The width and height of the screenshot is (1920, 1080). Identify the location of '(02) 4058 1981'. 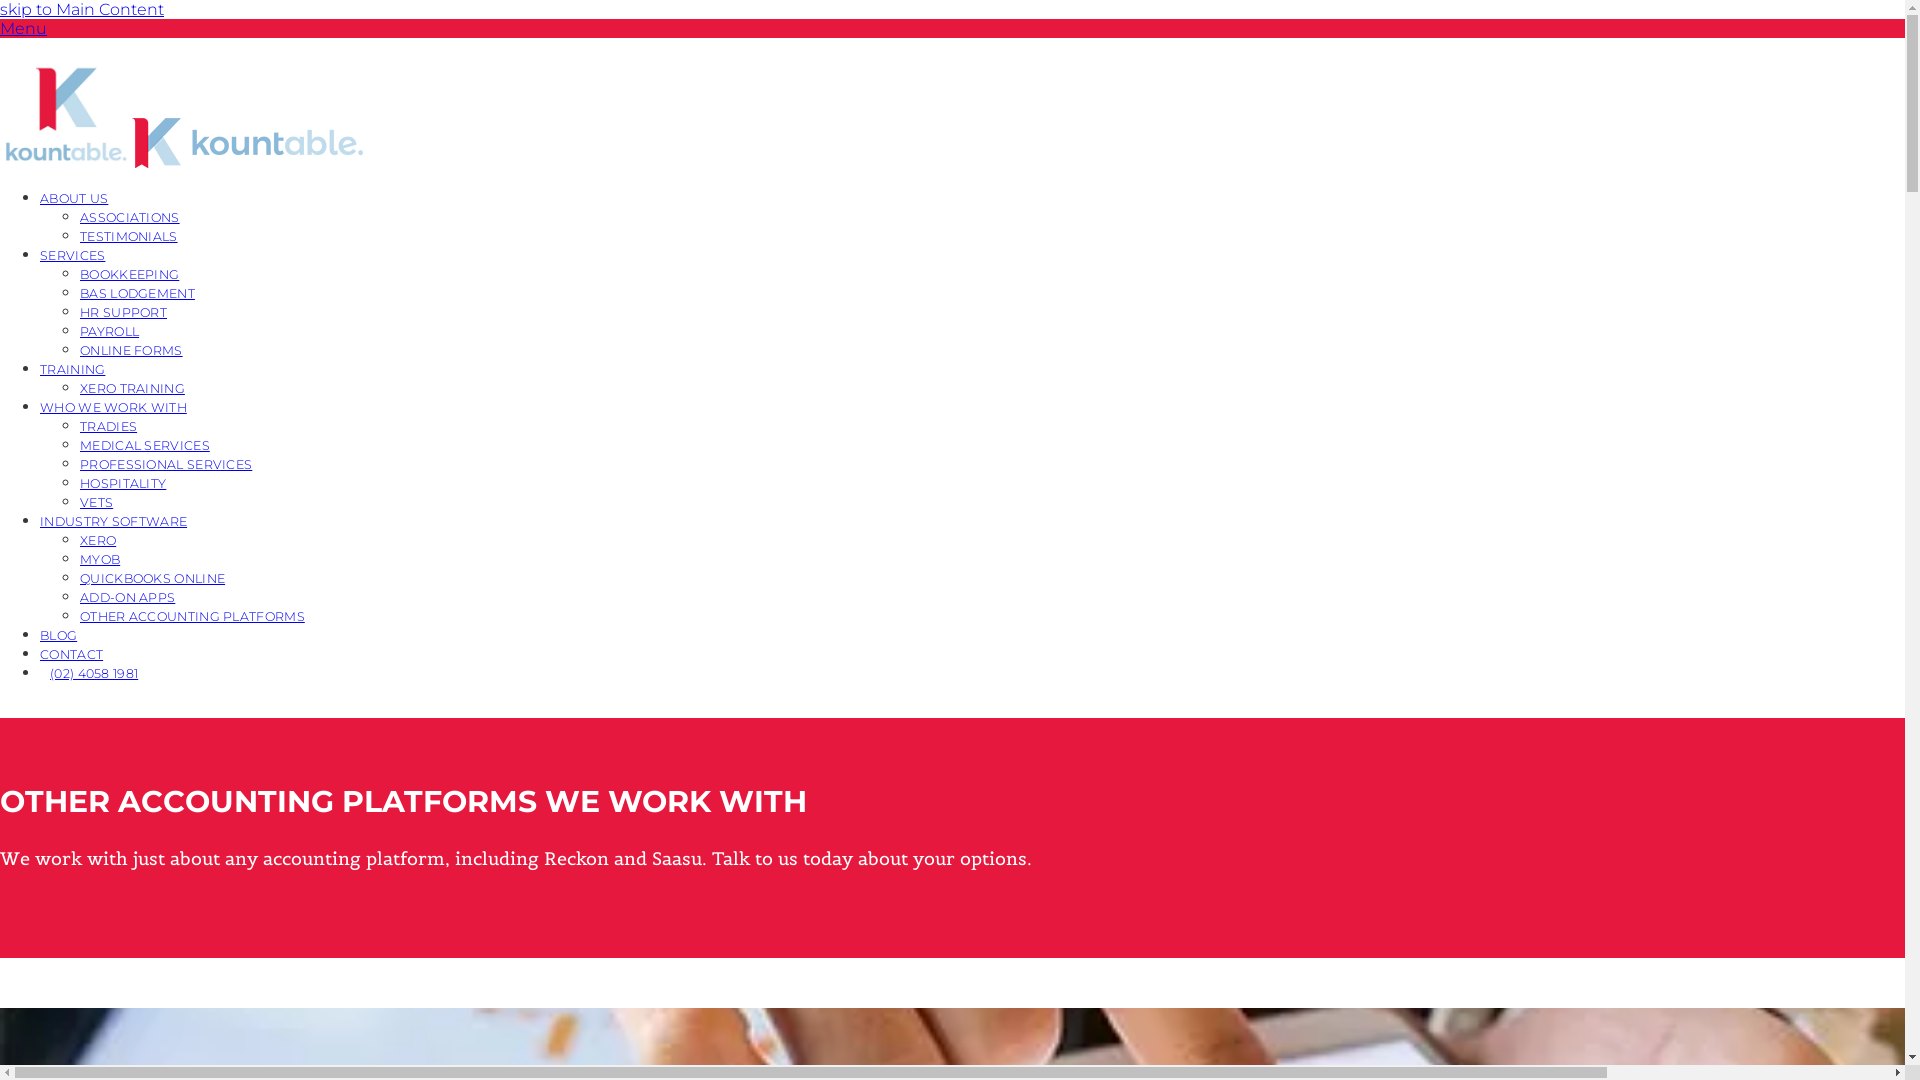
(93, 672).